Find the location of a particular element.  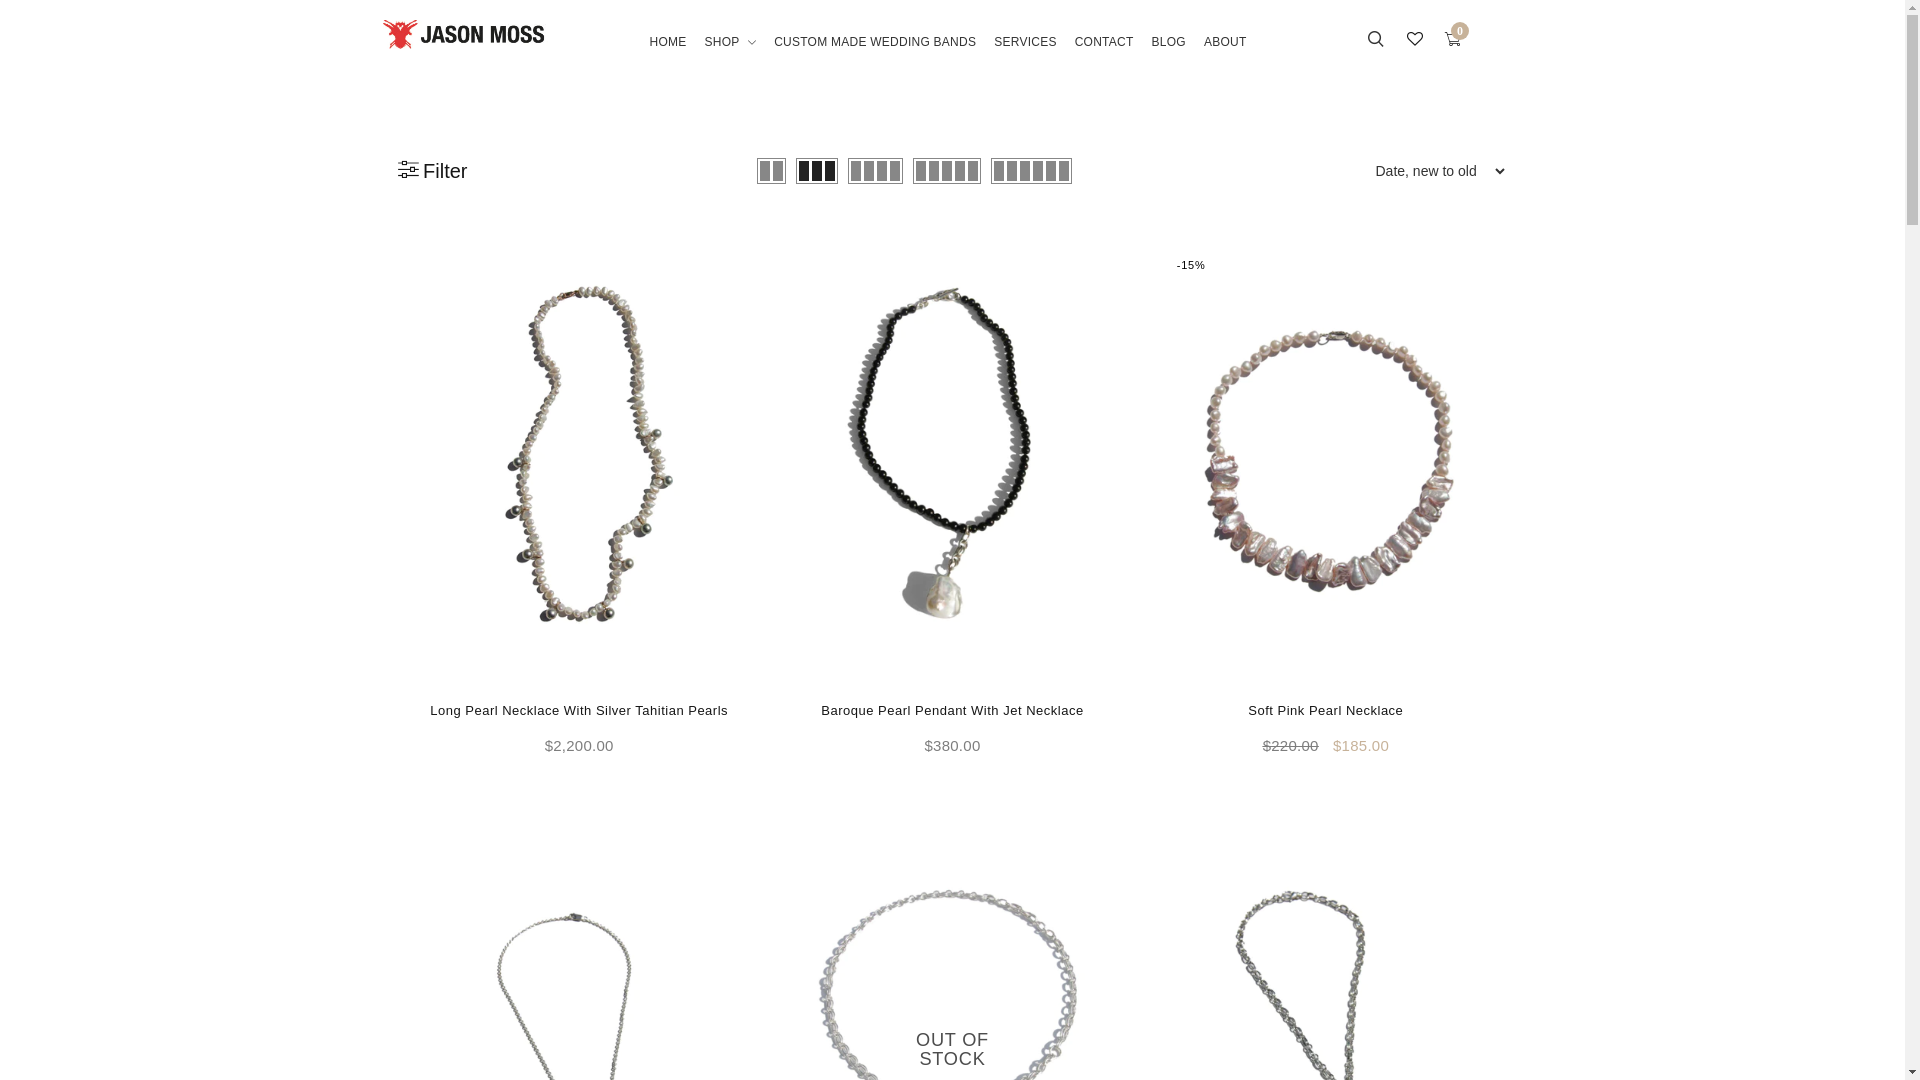

'CUSTOM MADE WEDDING BANDS' is located at coordinates (763, 56).